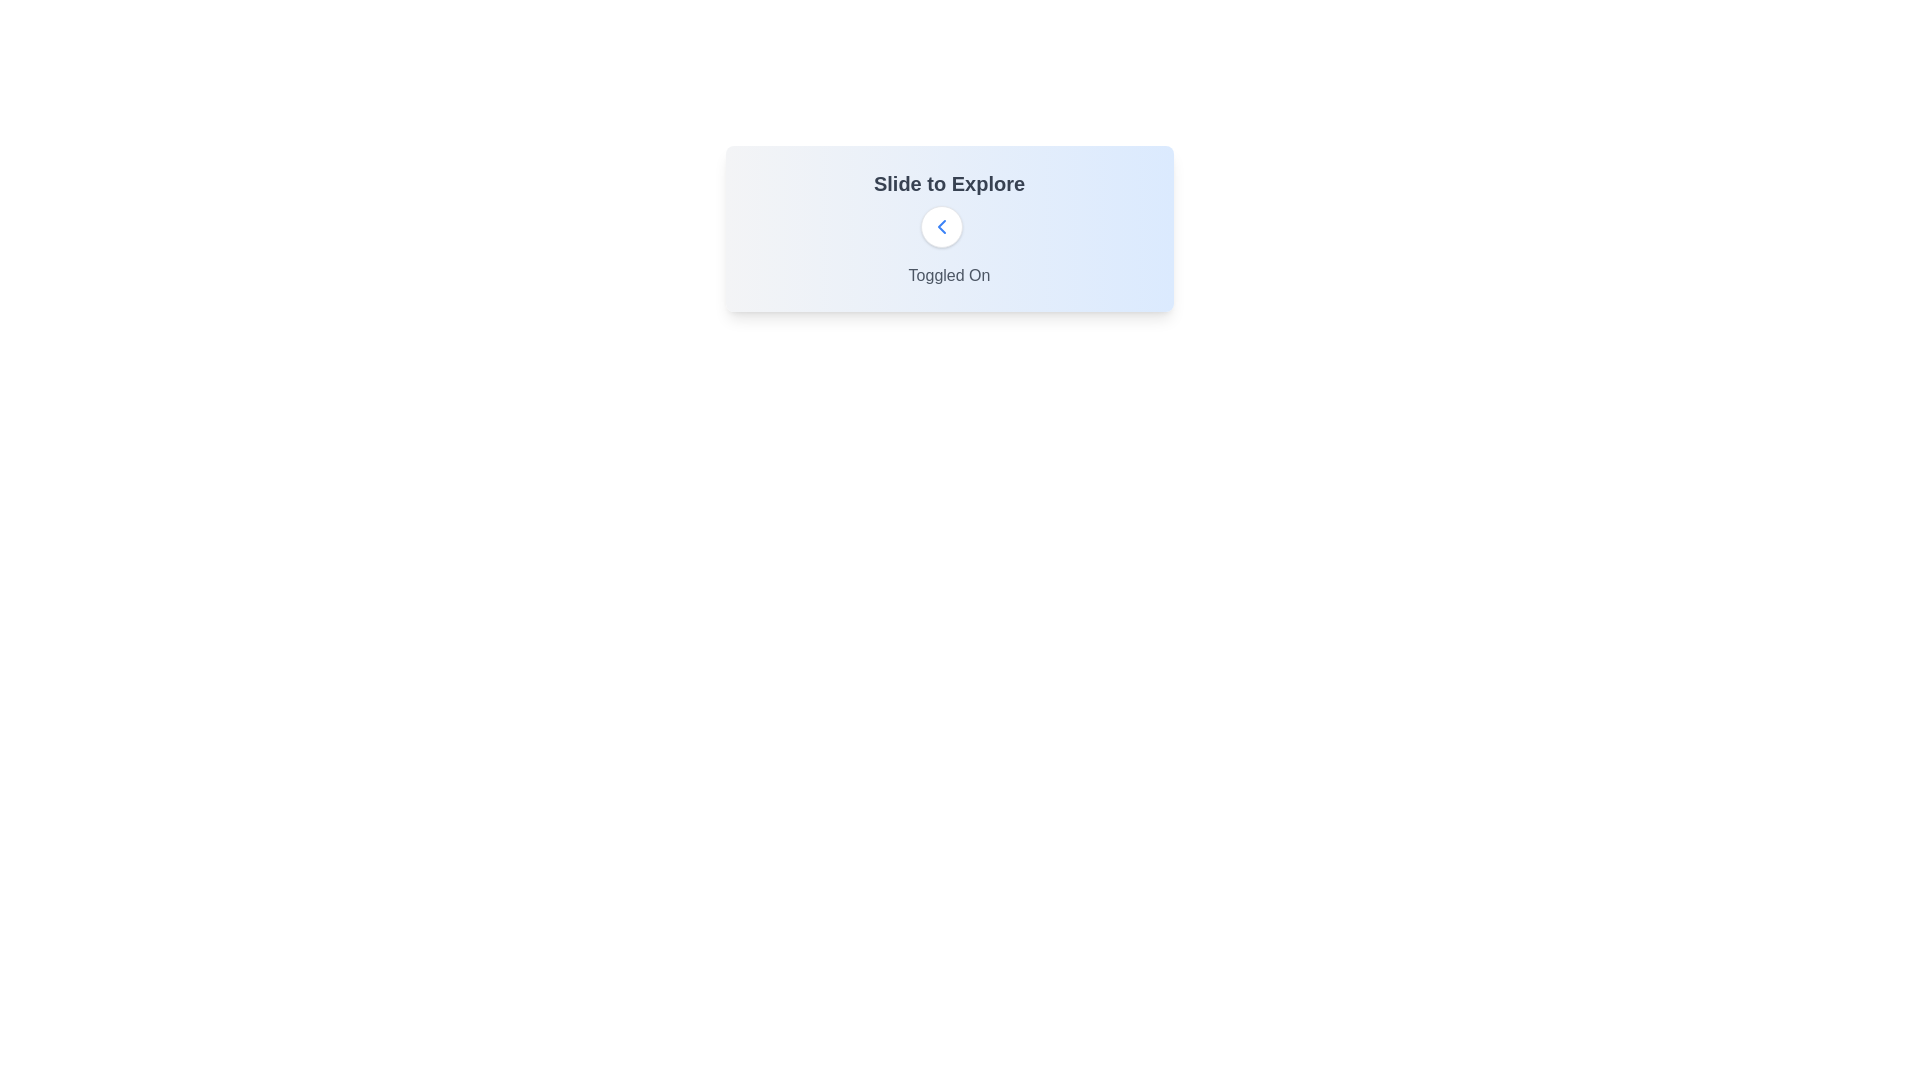 The width and height of the screenshot is (1920, 1080). I want to click on the white circular button with a blue left-pointing chevron arrow icon at its center, so click(940, 226).